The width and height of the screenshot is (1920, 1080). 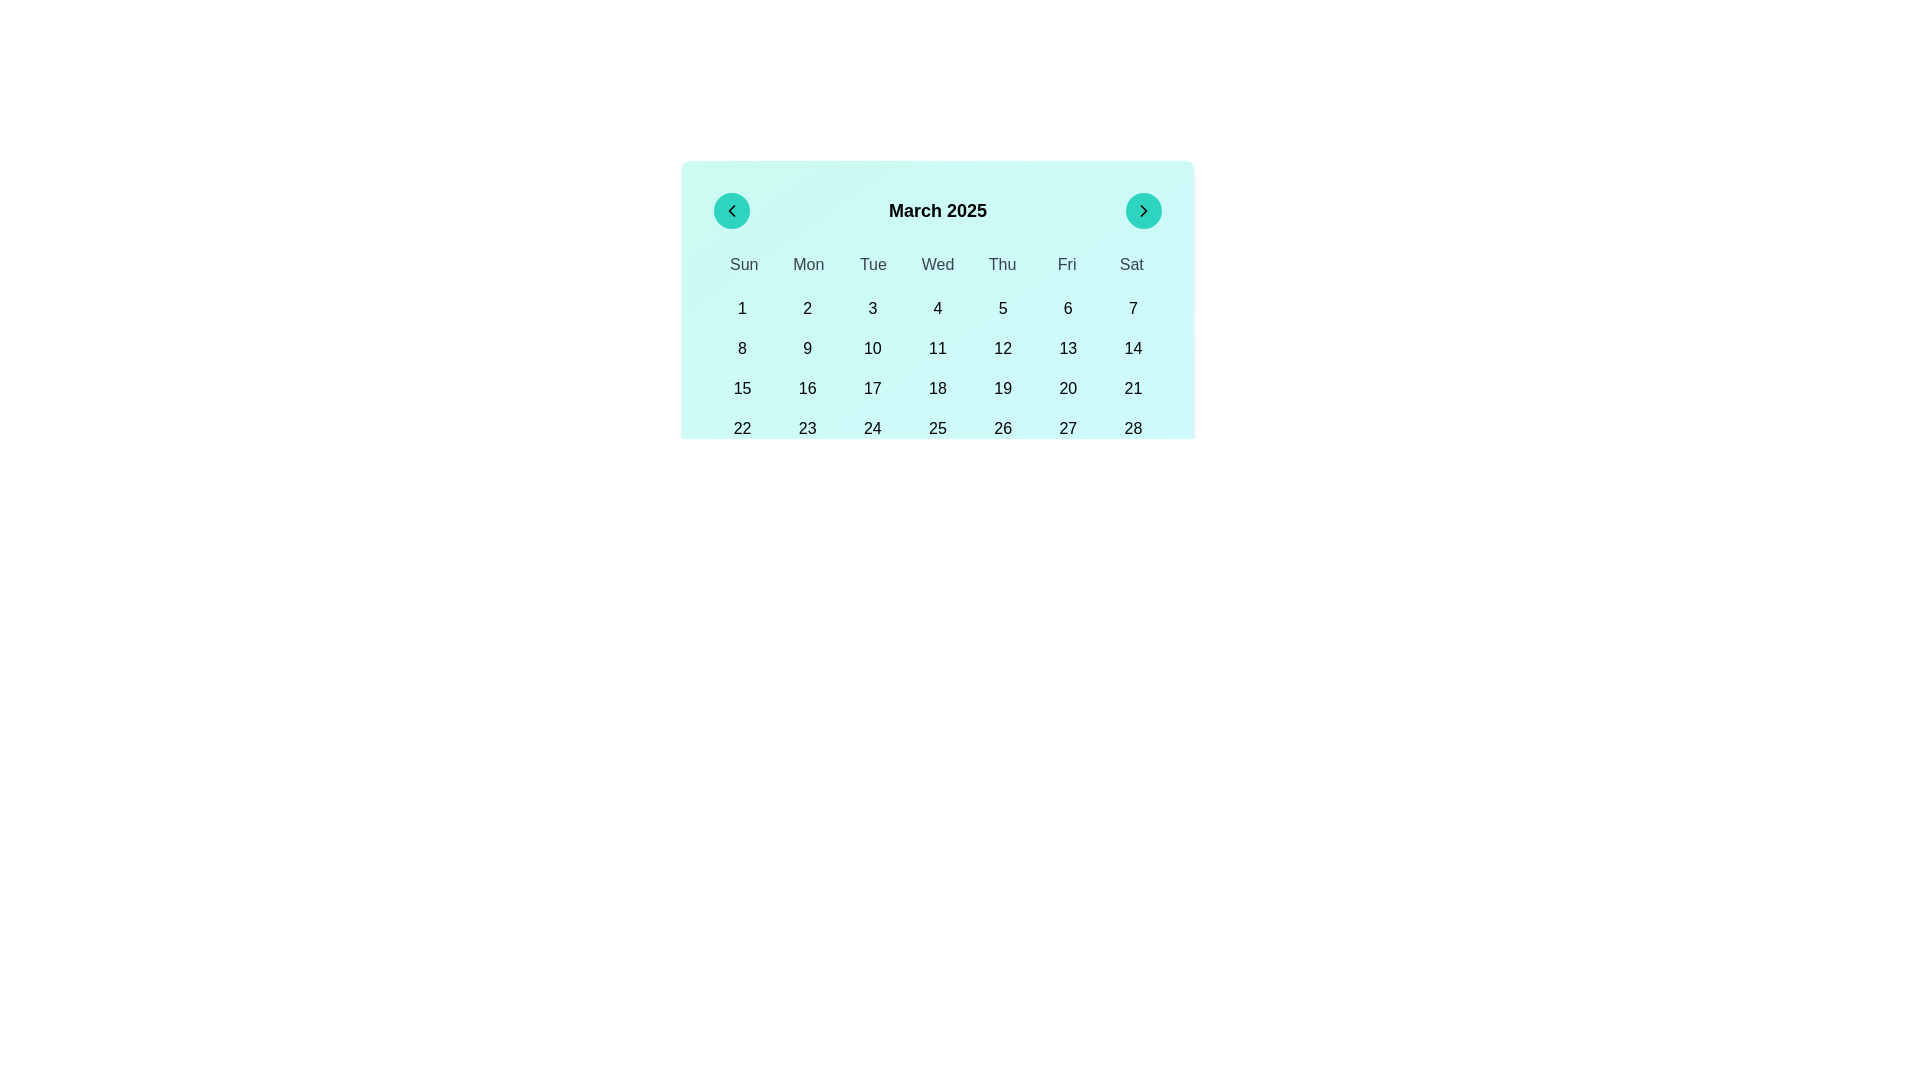 I want to click on the Text Display element that indicates the currently selected month and year in the calendar interface, centrally positioned between two circular navigation buttons, so click(x=936, y=211).